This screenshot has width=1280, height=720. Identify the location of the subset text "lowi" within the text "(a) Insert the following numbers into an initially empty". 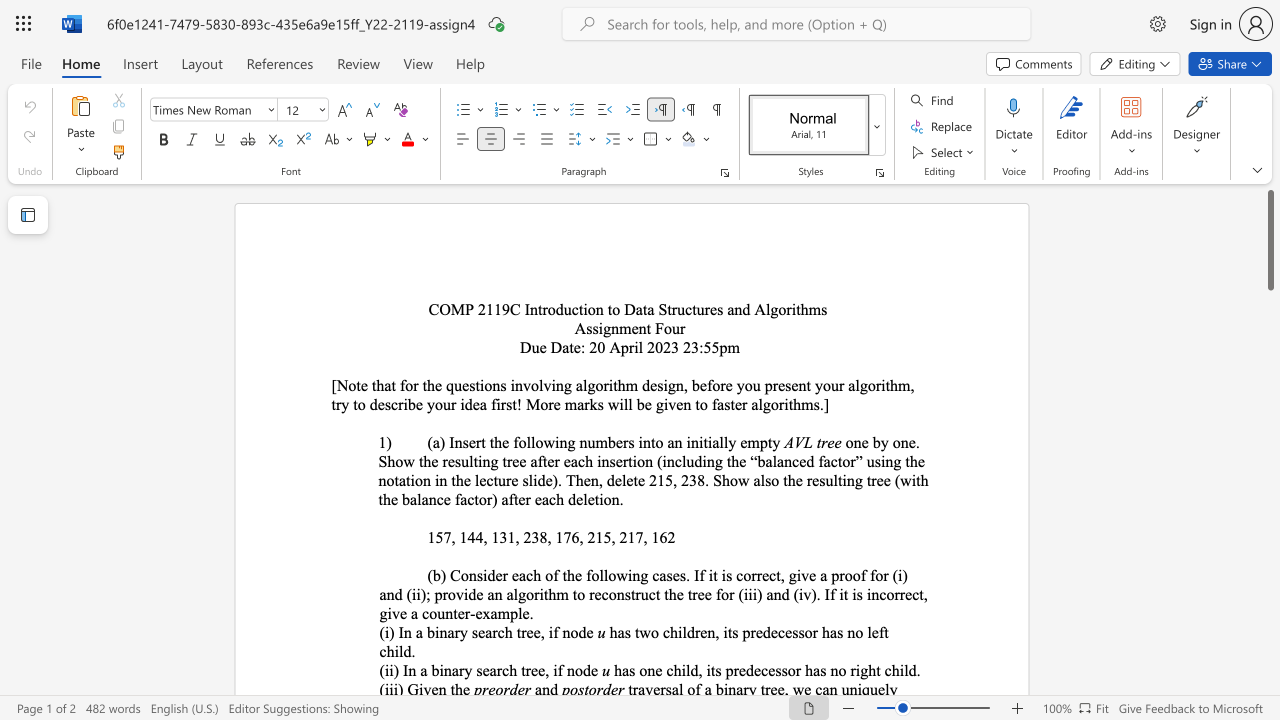
(530, 441).